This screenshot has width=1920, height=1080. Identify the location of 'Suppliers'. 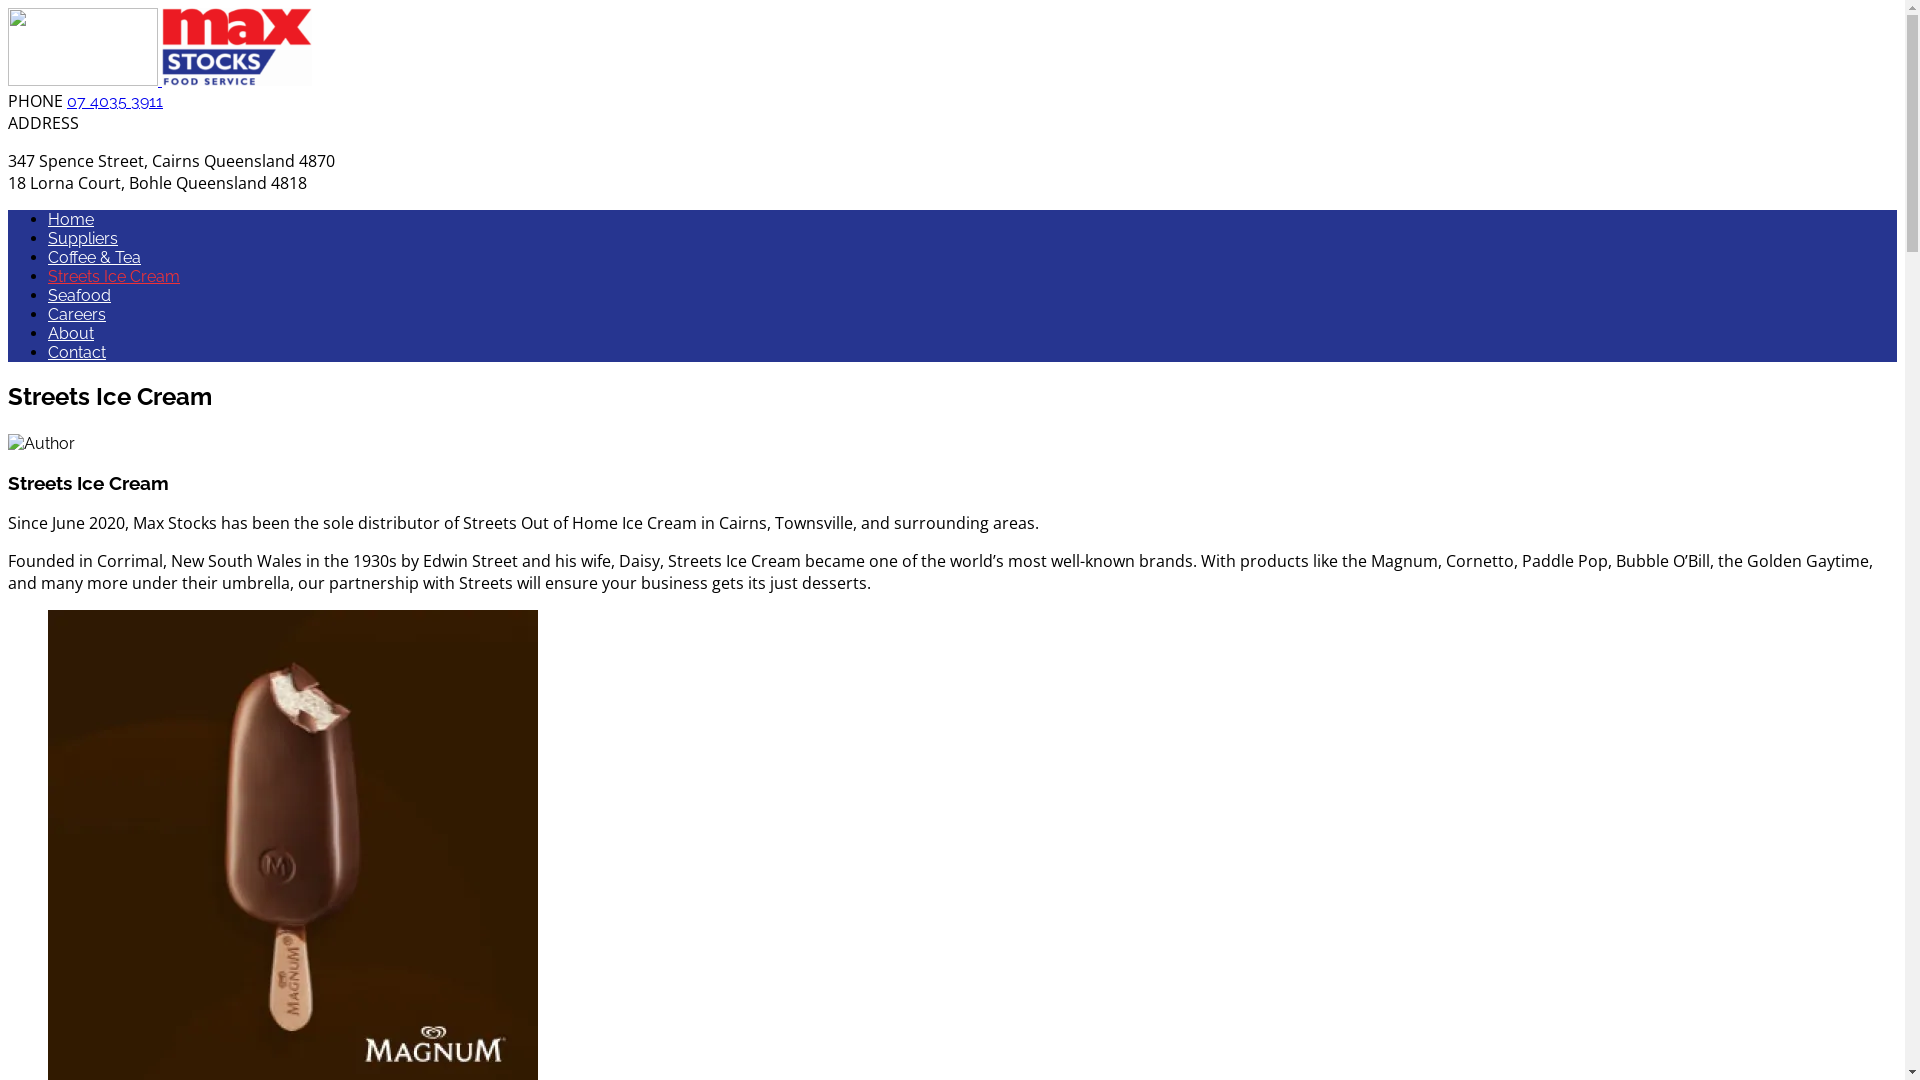
(81, 237).